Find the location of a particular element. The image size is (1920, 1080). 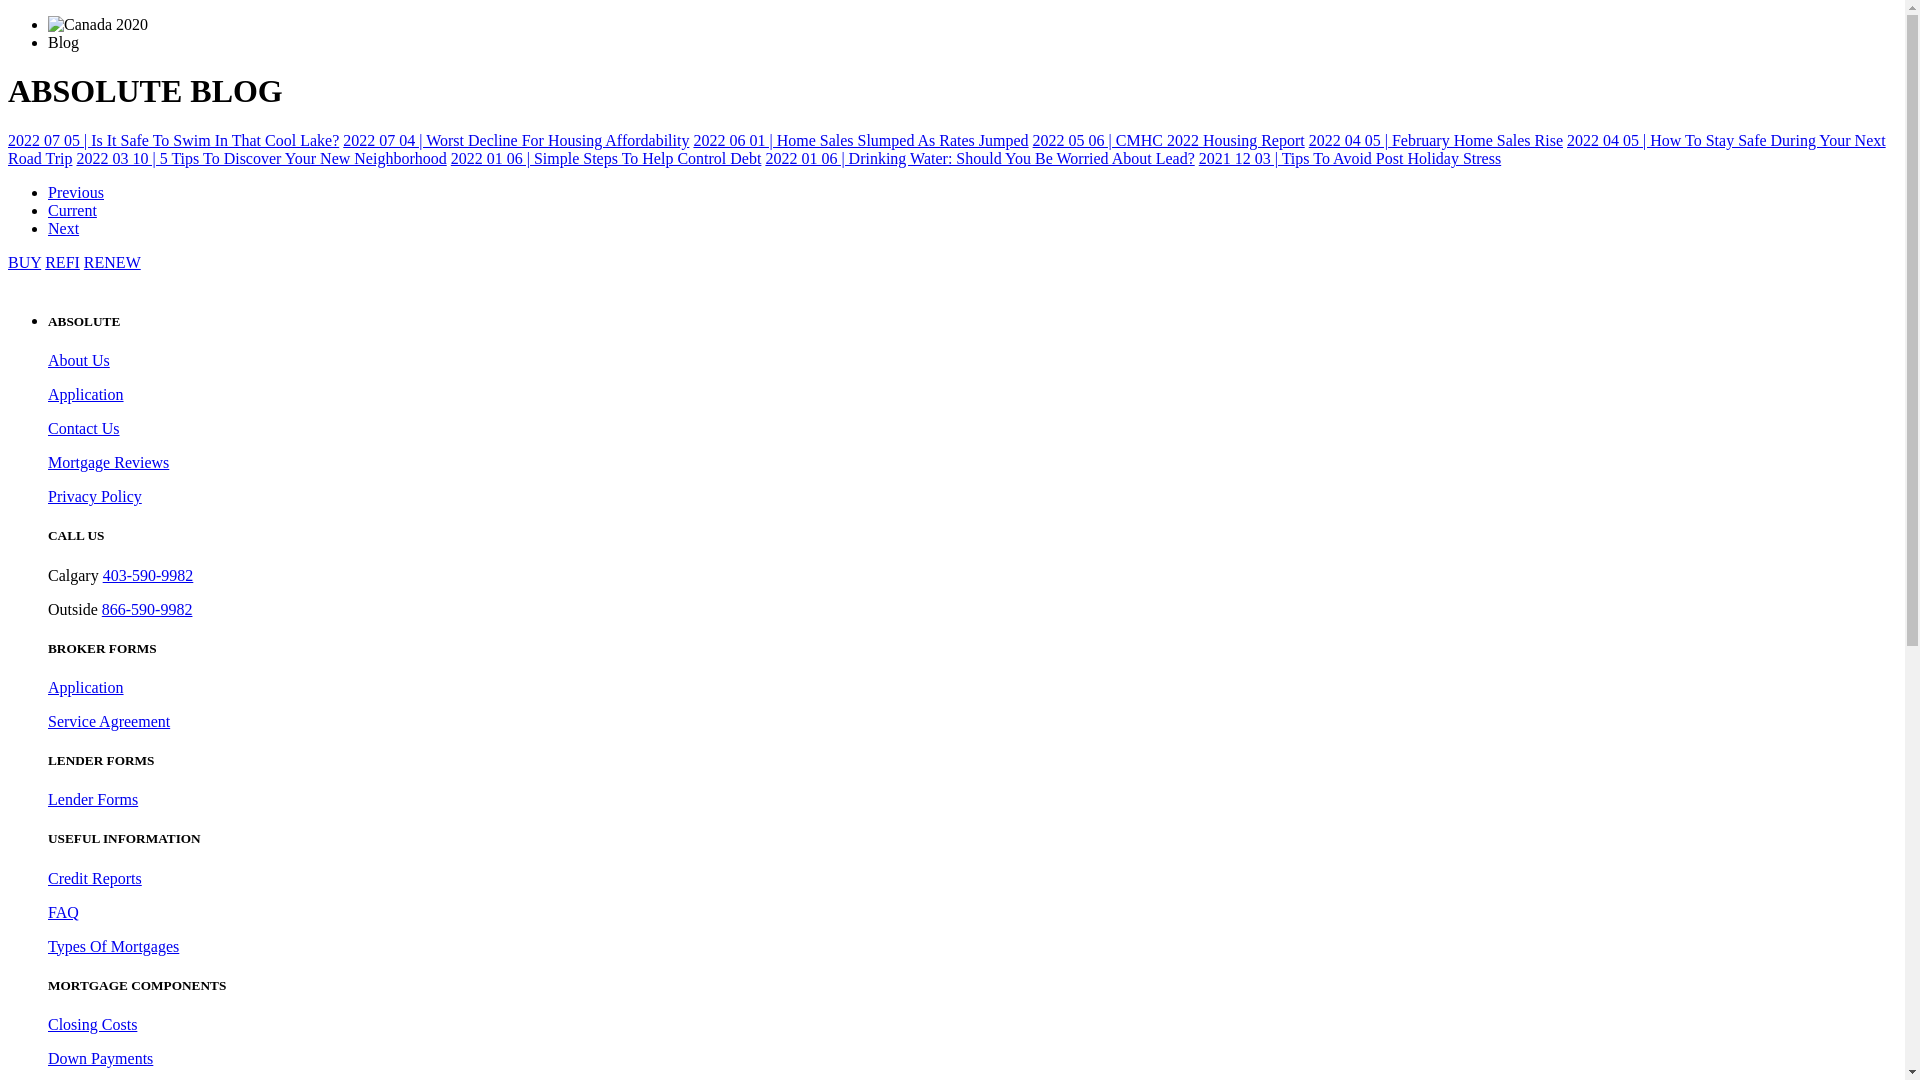

'Privacy Policy' is located at coordinates (94, 495).